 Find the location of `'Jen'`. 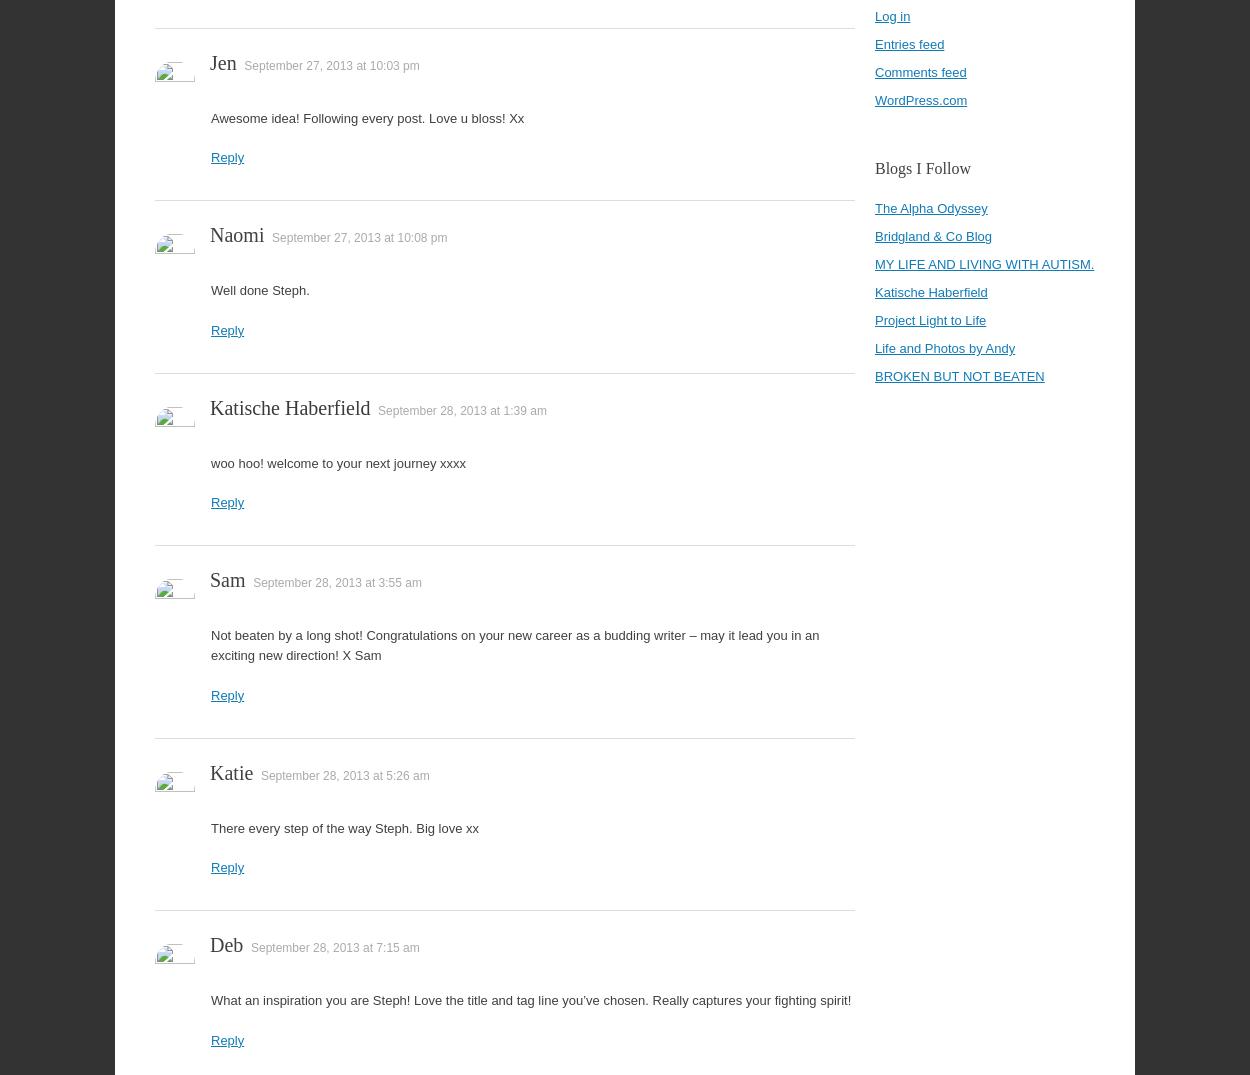

'Jen' is located at coordinates (222, 62).